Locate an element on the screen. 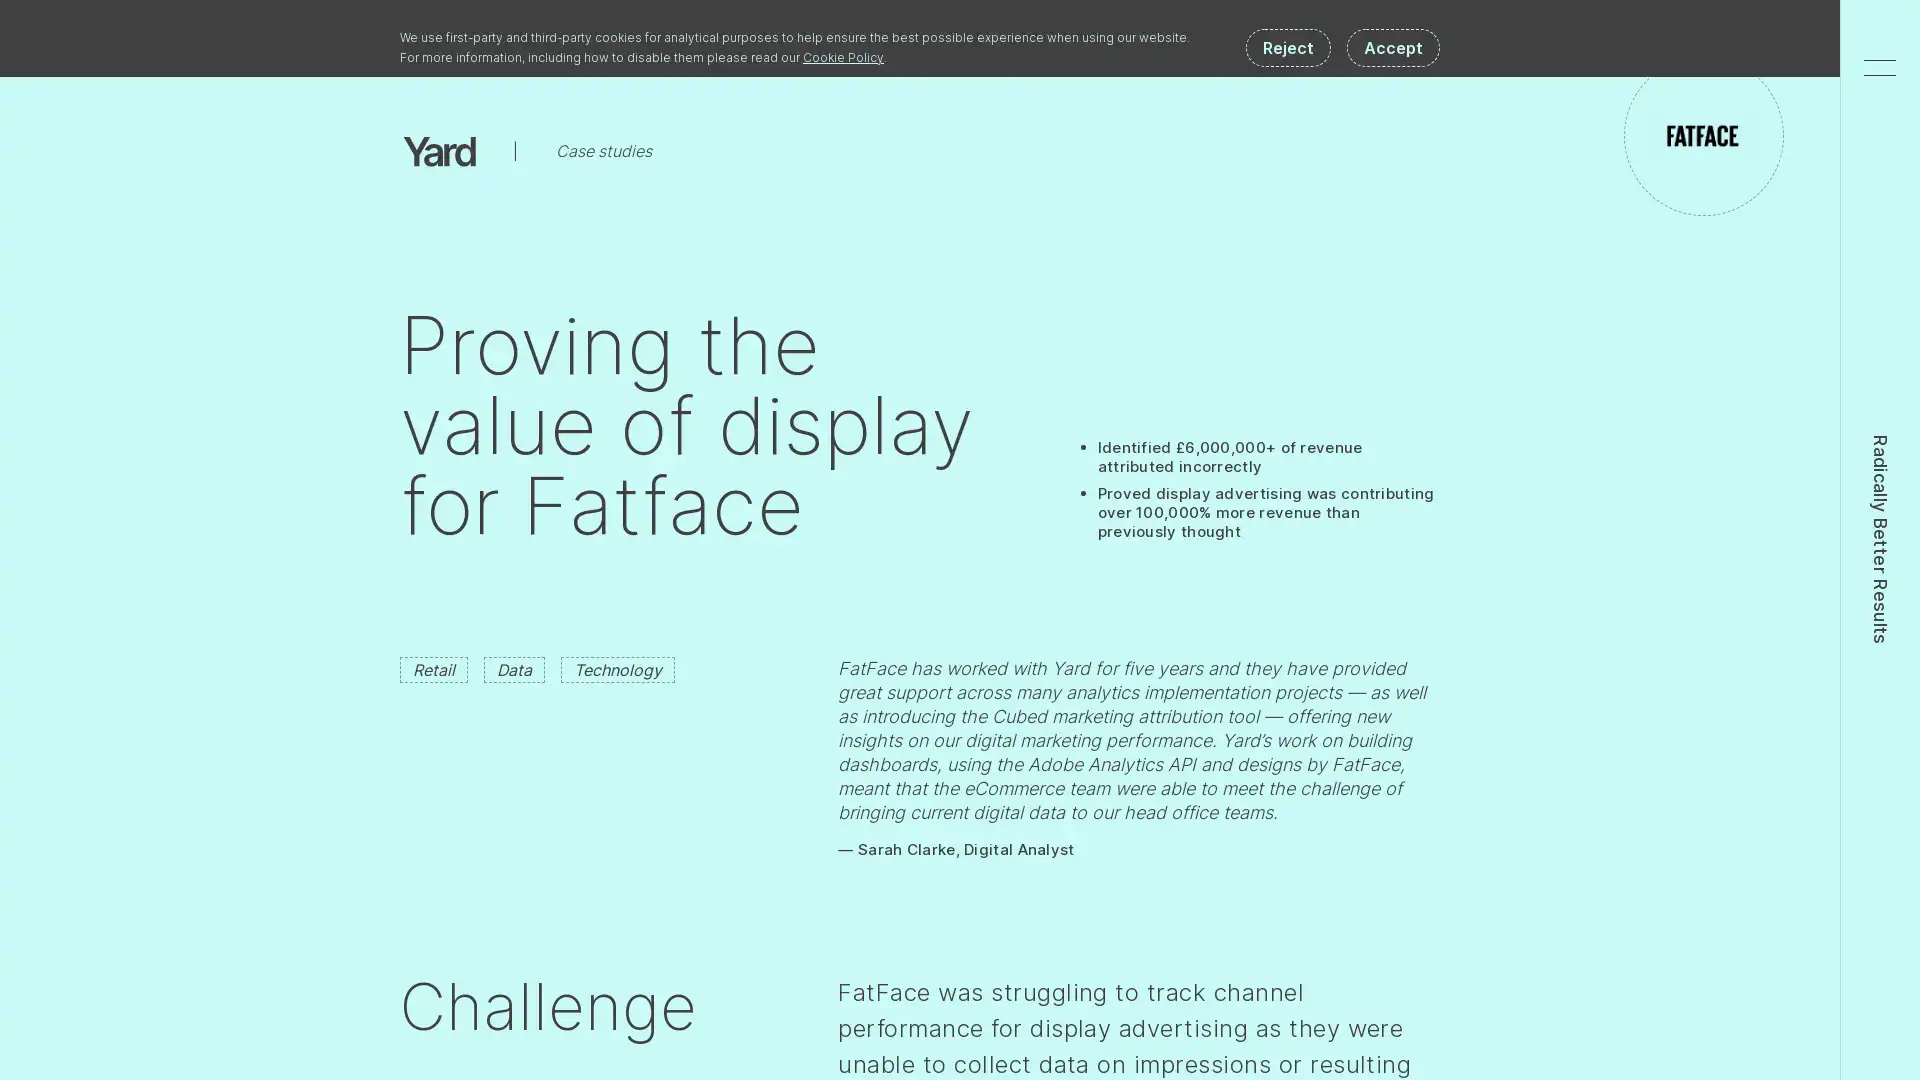 This screenshot has width=1920, height=1080. Accept is located at coordinates (1392, 46).